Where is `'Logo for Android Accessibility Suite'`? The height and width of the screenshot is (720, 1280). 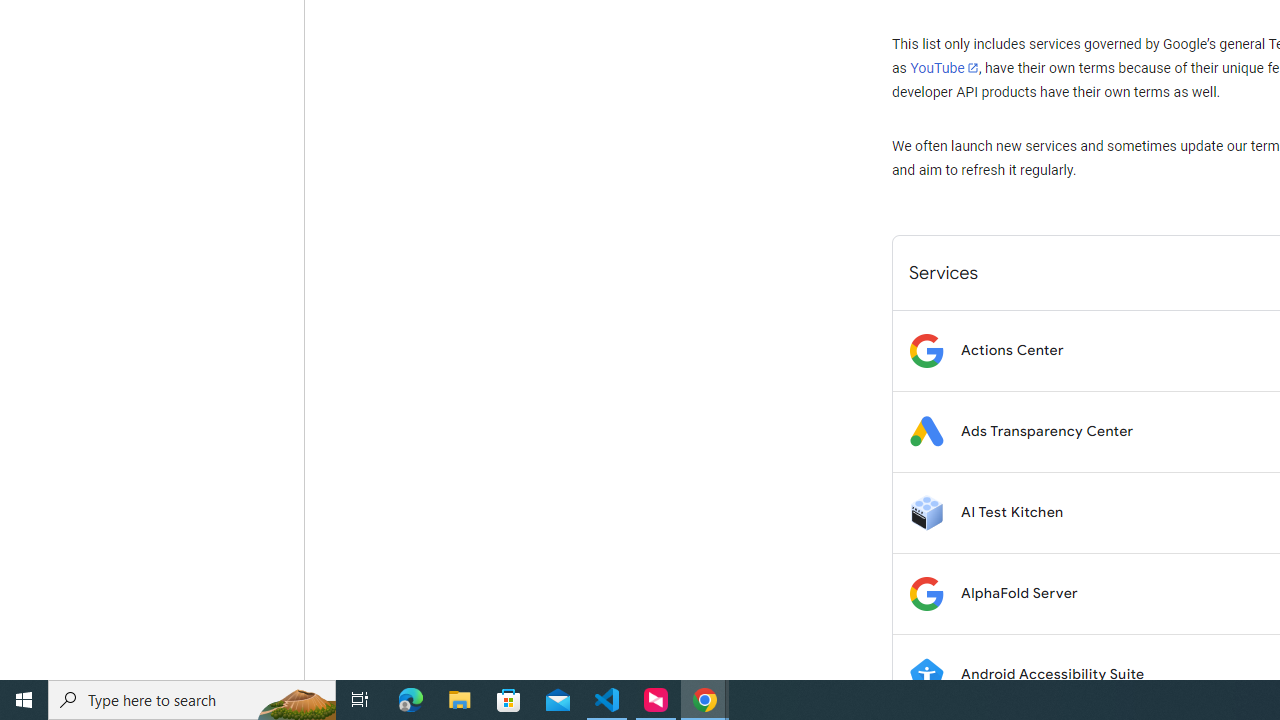
'Logo for Android Accessibility Suite' is located at coordinates (925, 674).